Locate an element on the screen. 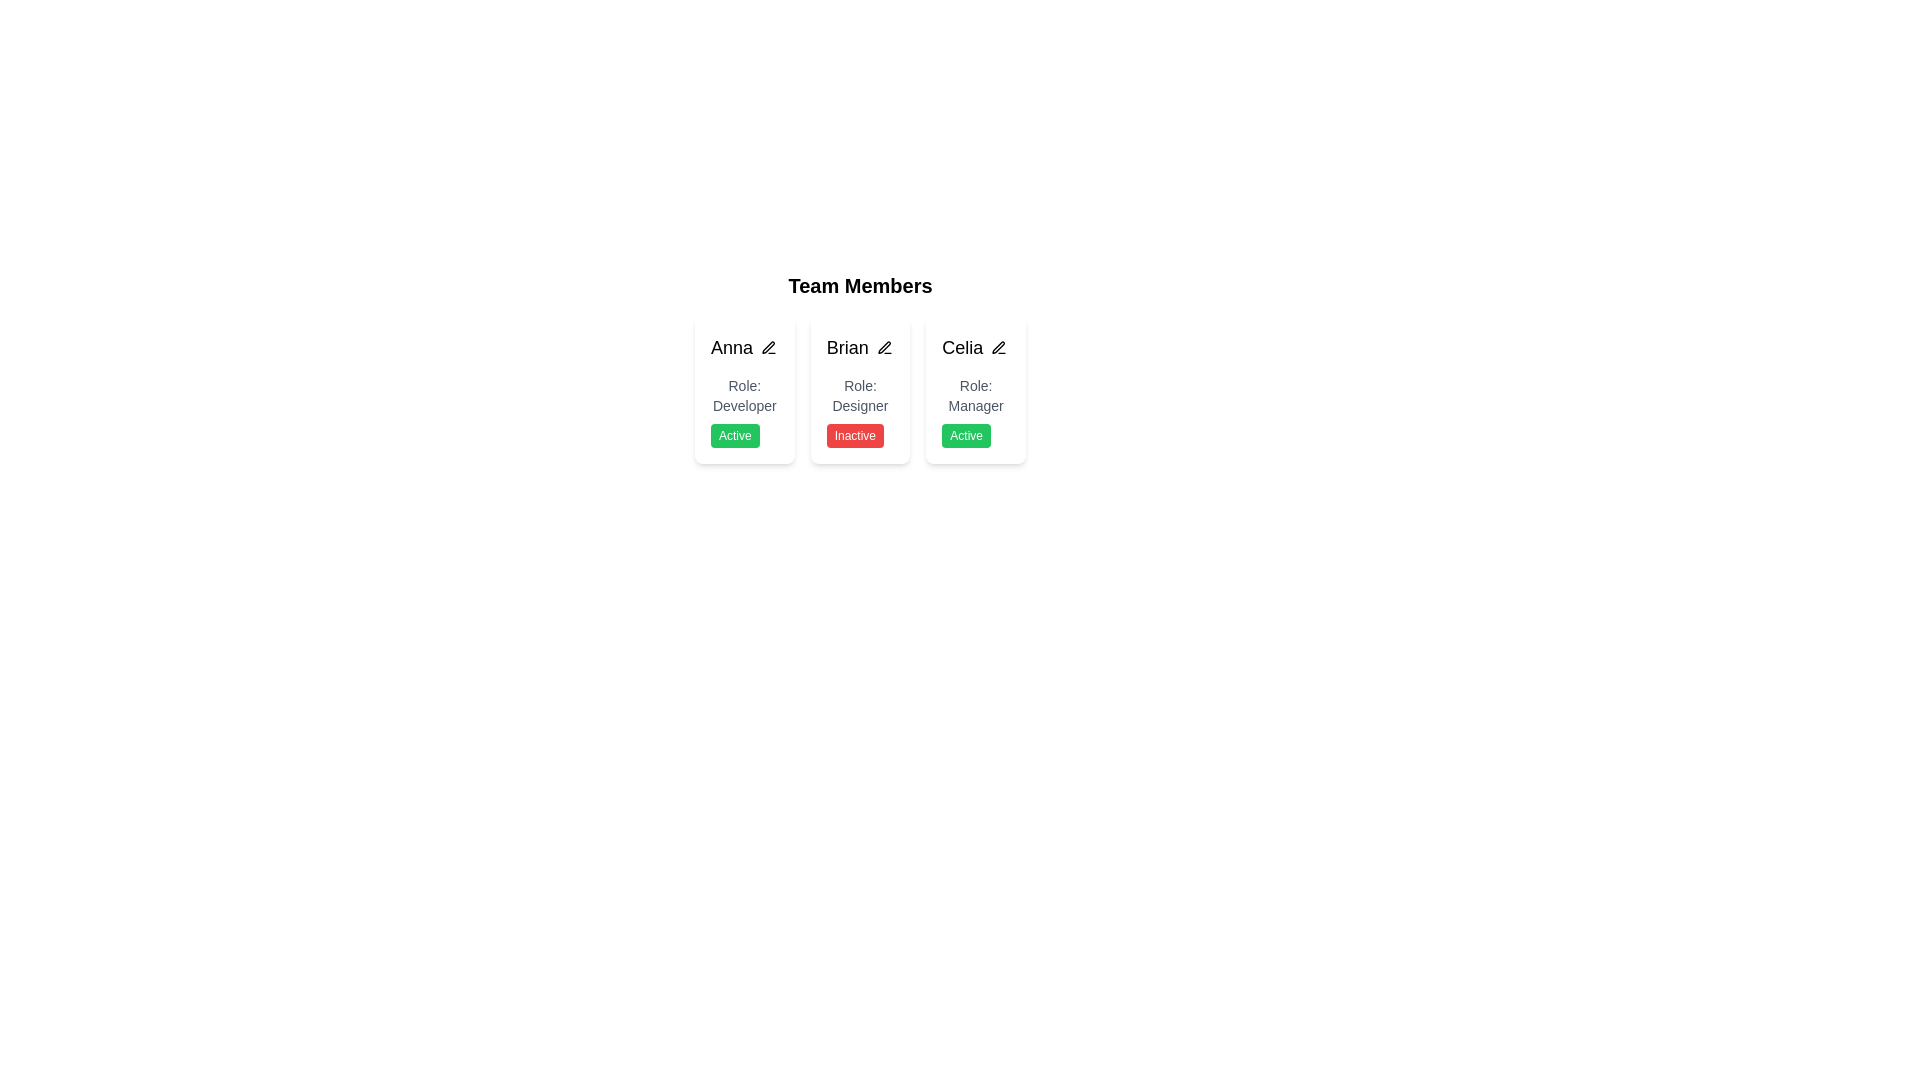 The width and height of the screenshot is (1920, 1080). the text label displaying the name 'Anna' at the top-left corner of the first card in the 'Team Members' section is located at coordinates (731, 346).